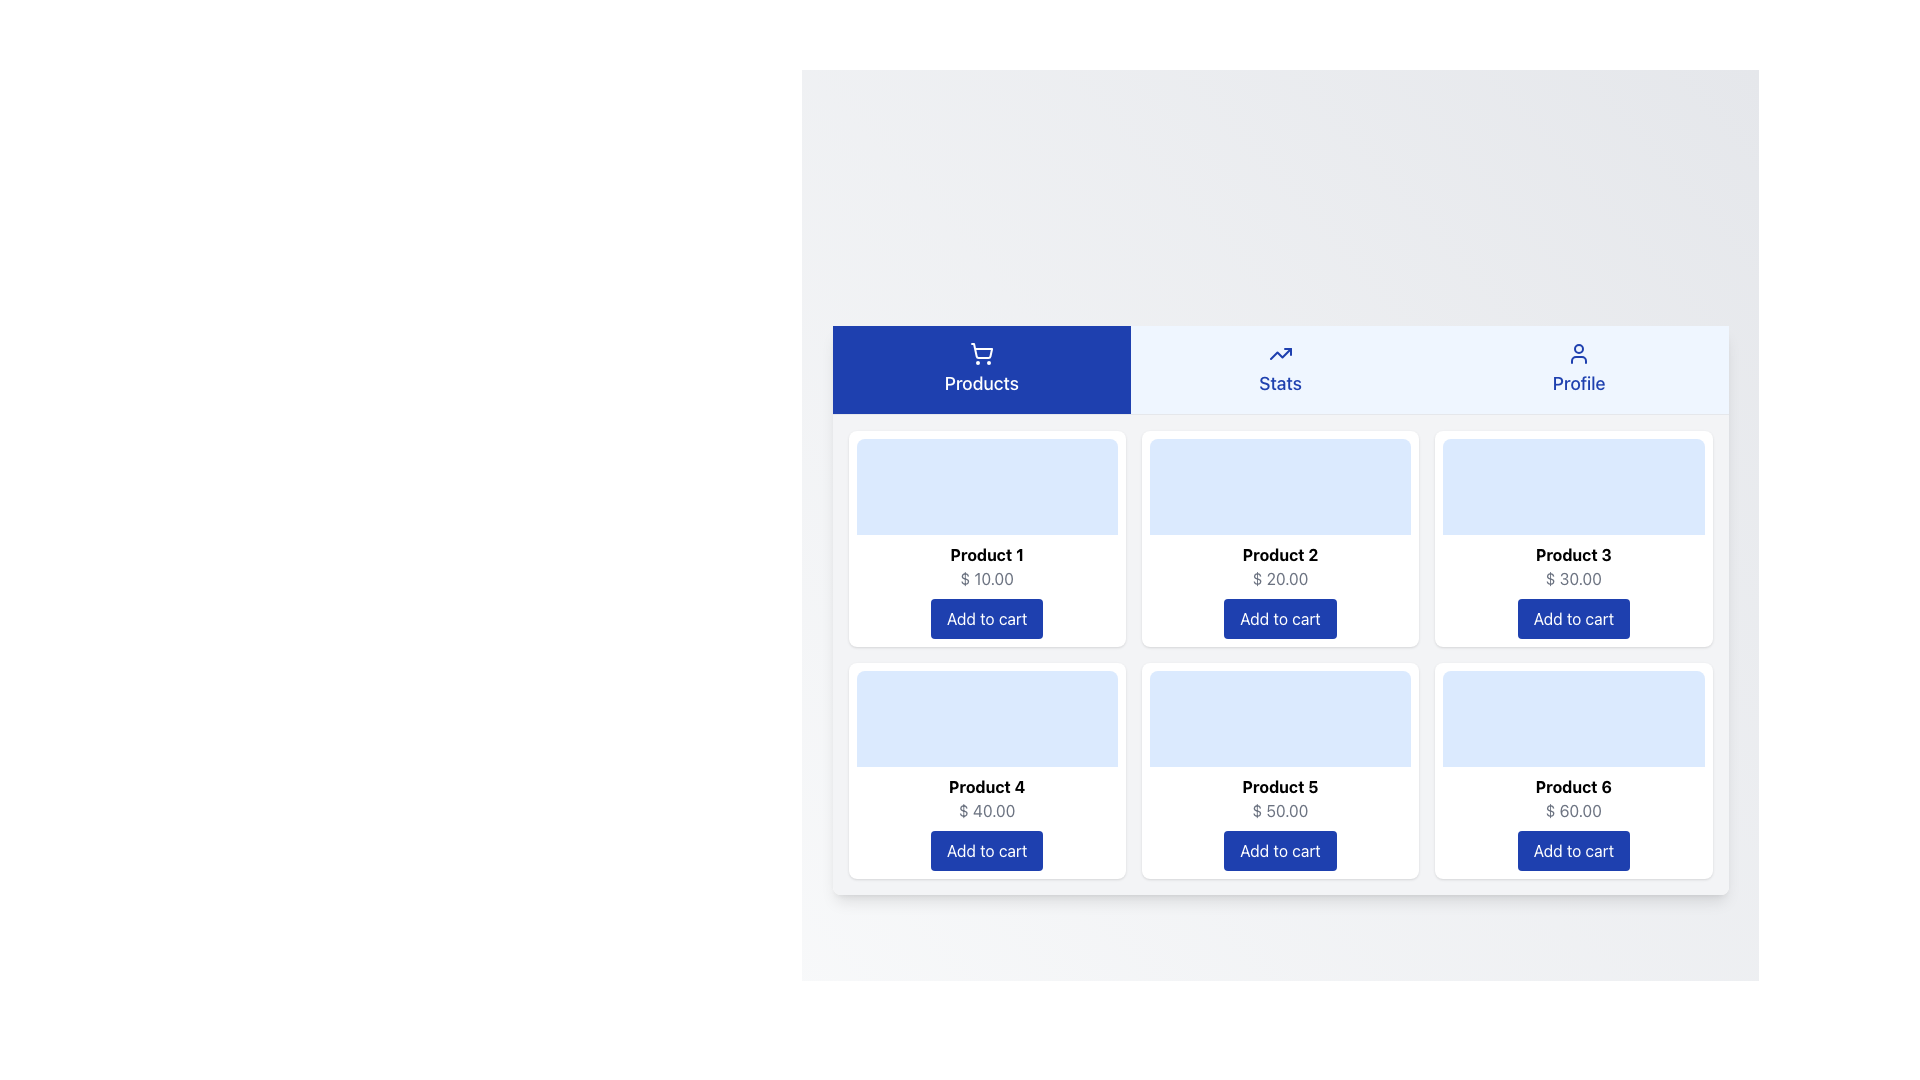 The width and height of the screenshot is (1920, 1080). Describe the element at coordinates (1572, 554) in the screenshot. I see `the static text label that displays the product title in the upper-middle section of the product card` at that location.